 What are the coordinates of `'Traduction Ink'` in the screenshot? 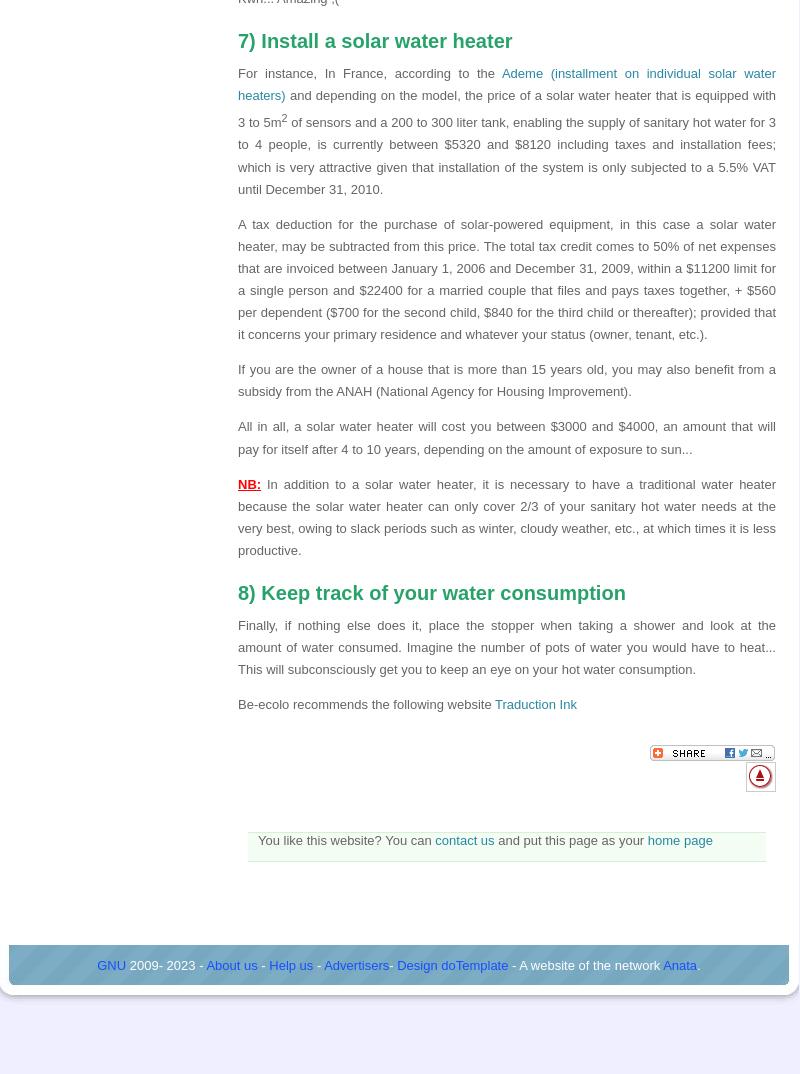 It's located at (535, 704).